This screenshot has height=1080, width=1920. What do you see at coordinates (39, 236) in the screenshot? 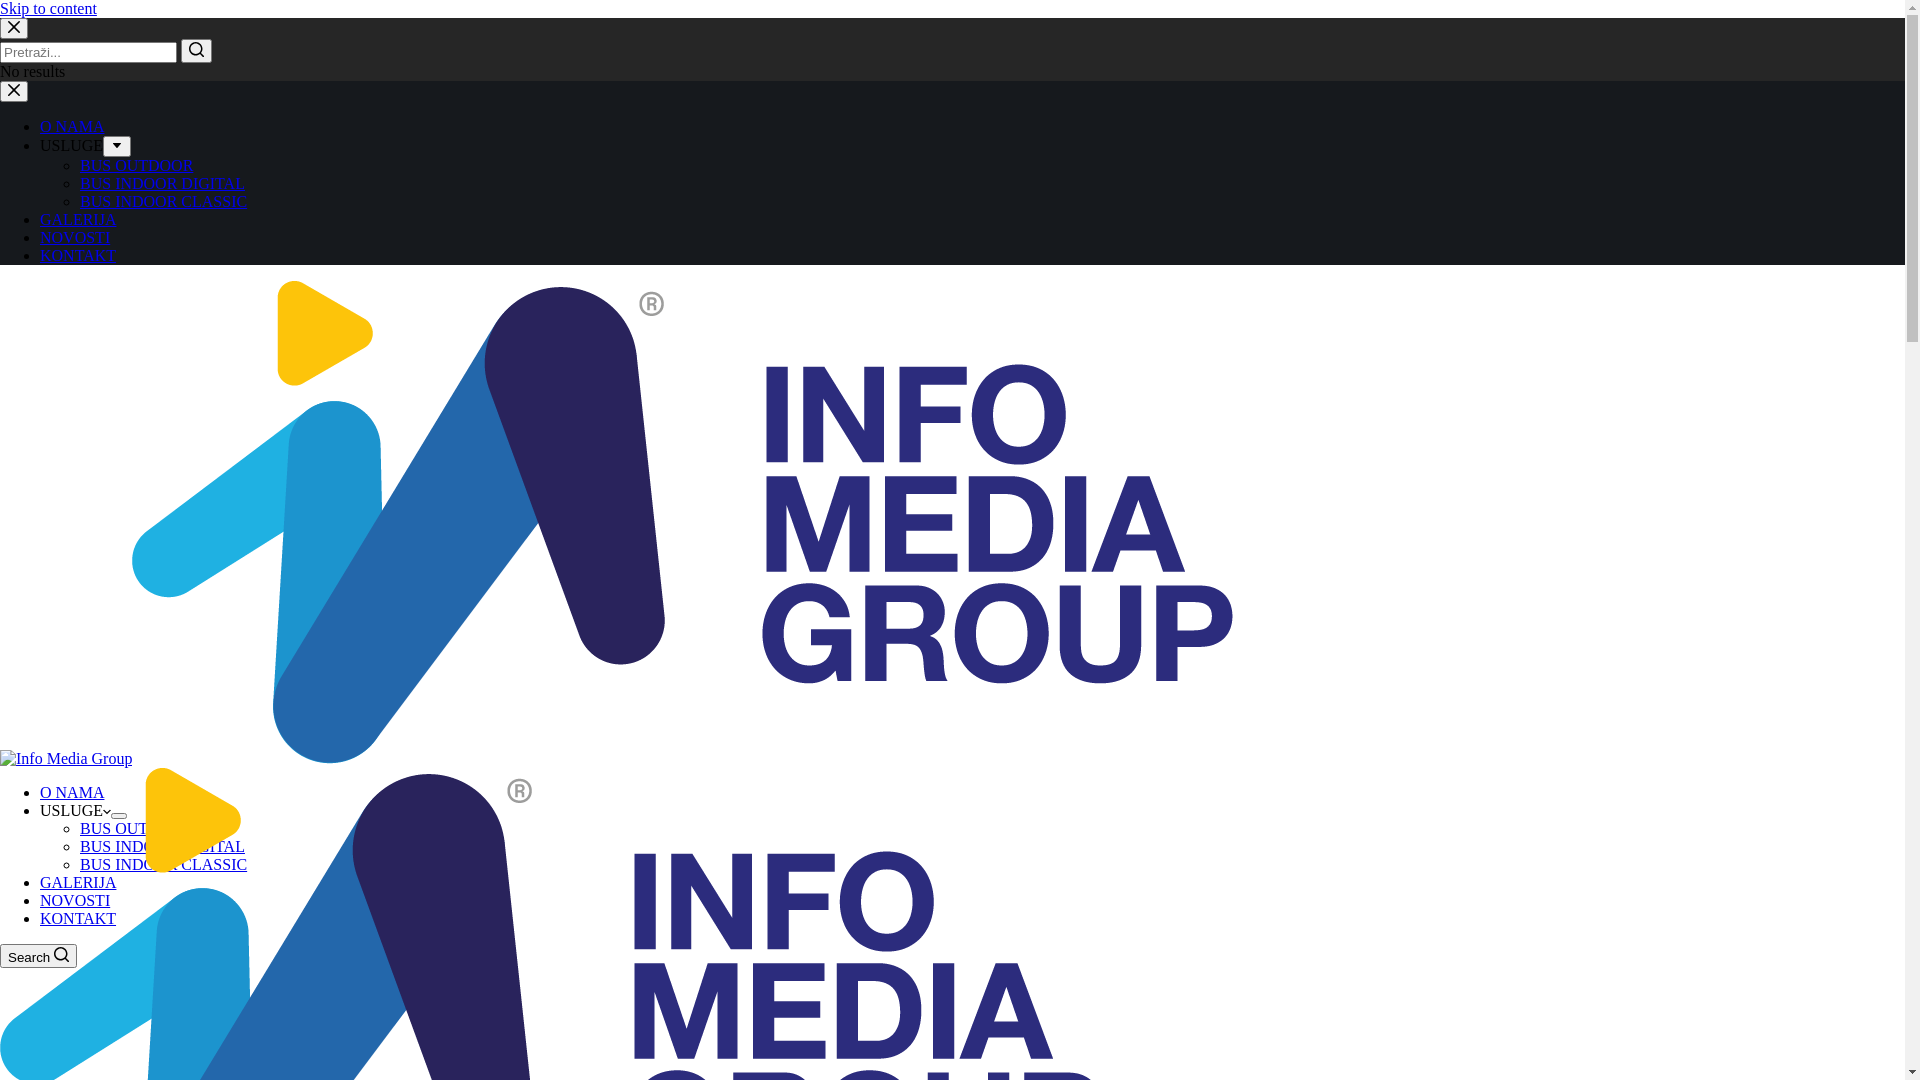
I see `'NOVOSTI'` at bounding box center [39, 236].